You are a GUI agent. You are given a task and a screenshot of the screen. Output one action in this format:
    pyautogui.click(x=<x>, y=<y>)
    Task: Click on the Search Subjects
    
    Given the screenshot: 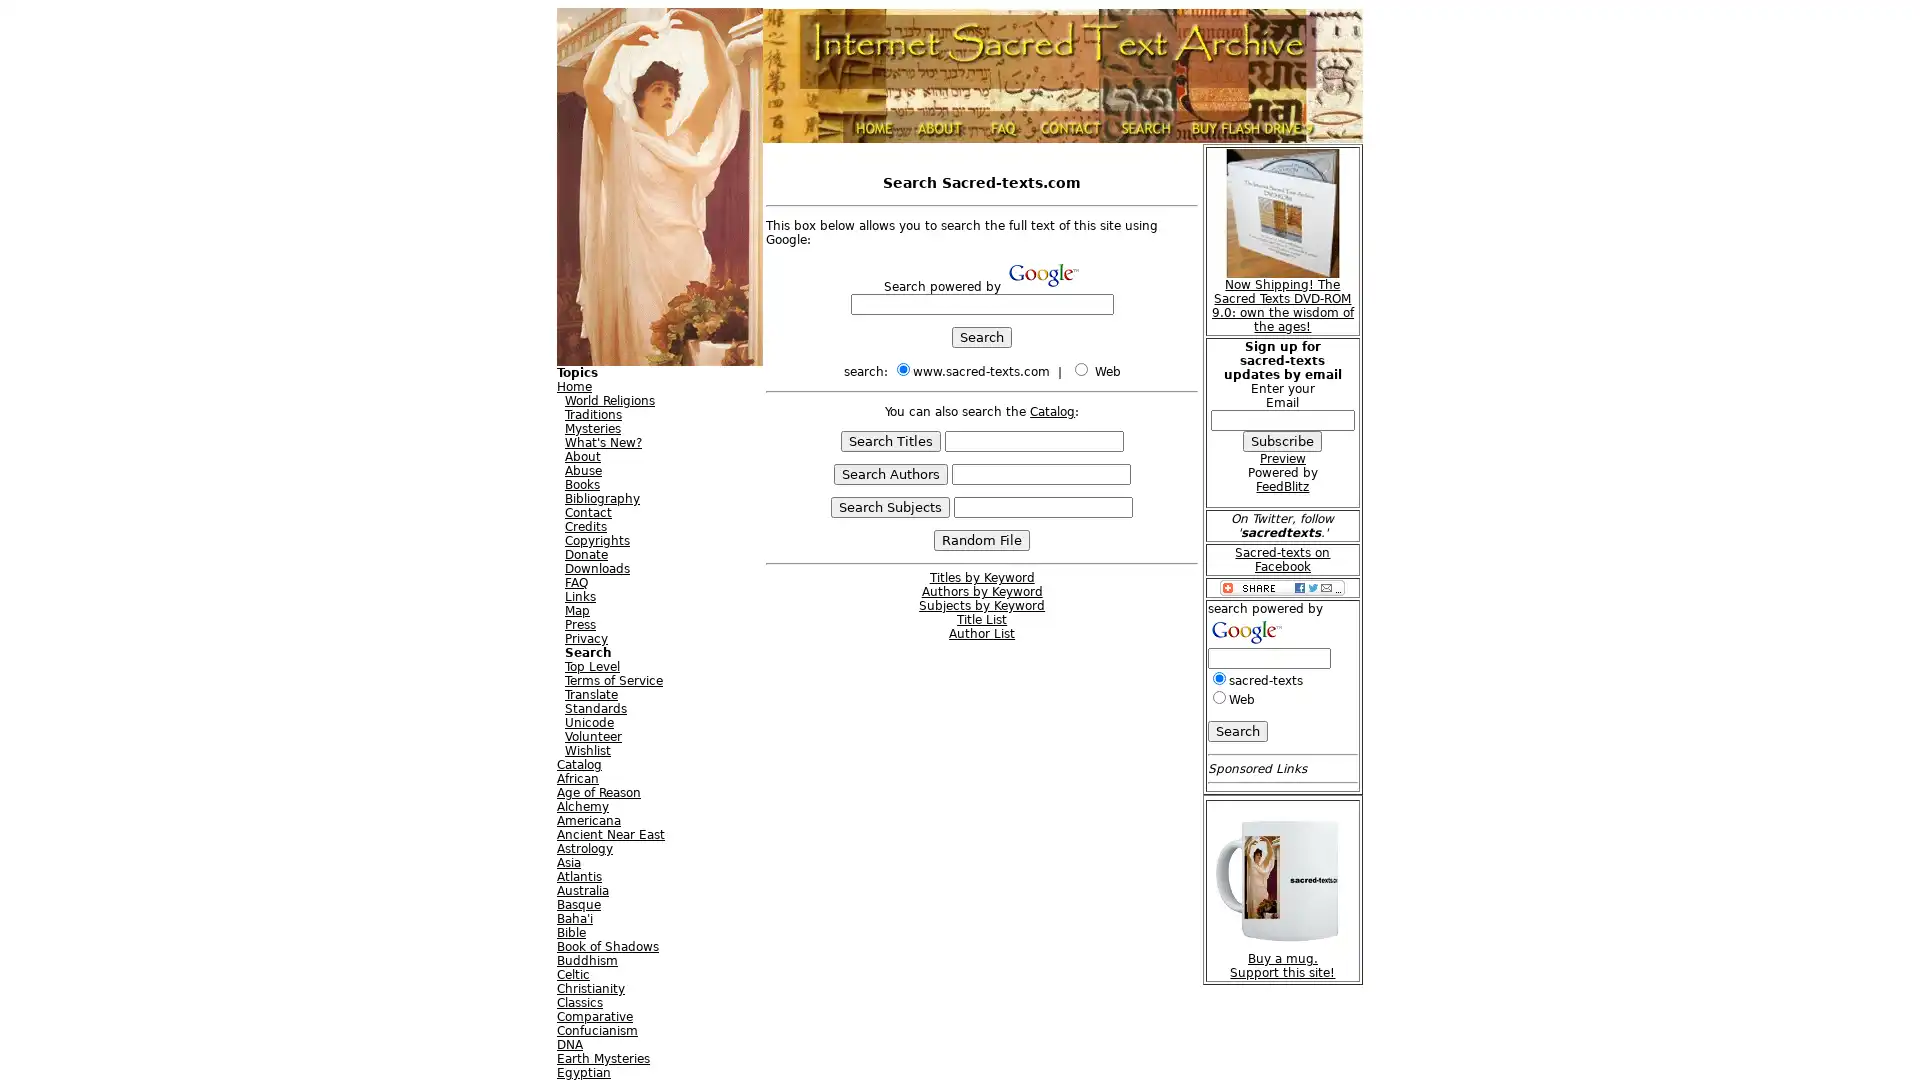 What is the action you would take?
    pyautogui.click(x=889, y=506)
    